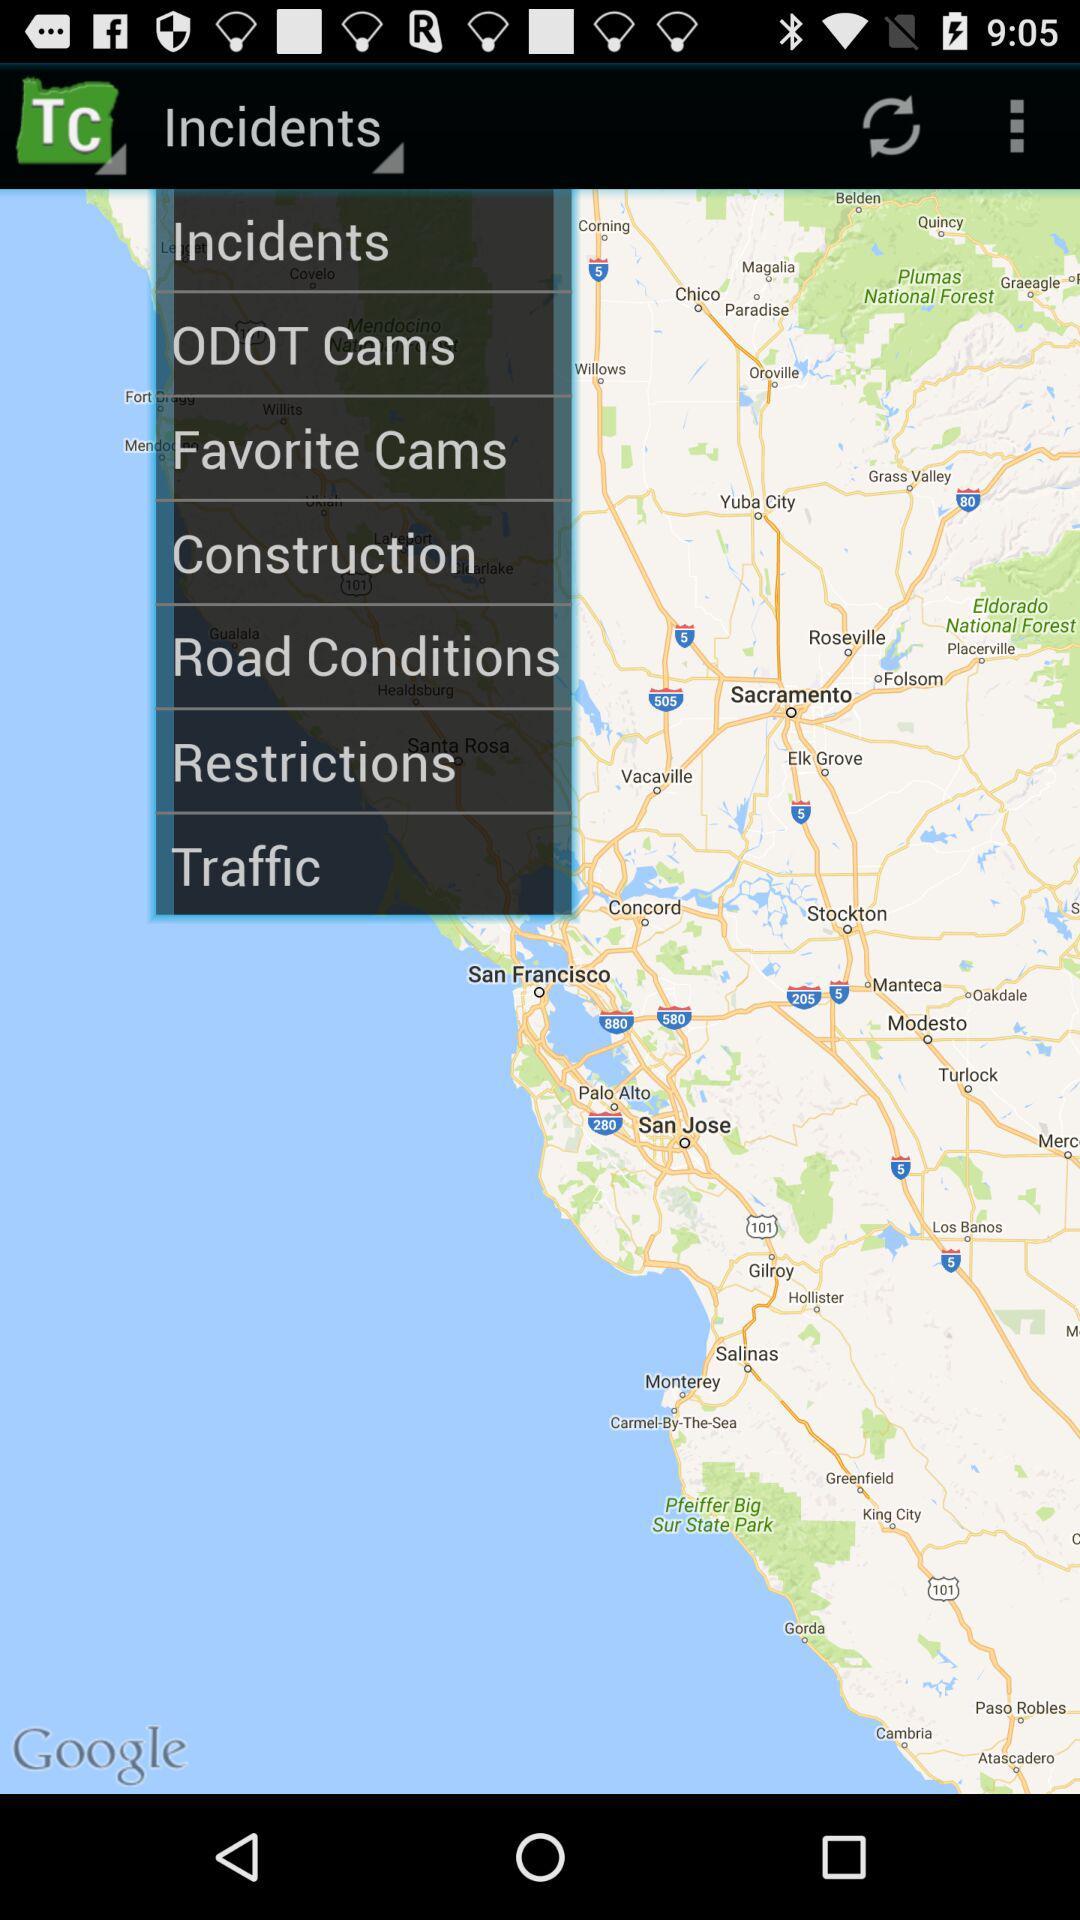 The width and height of the screenshot is (1080, 1920). Describe the element at coordinates (363, 656) in the screenshot. I see `the road conditions icon` at that location.